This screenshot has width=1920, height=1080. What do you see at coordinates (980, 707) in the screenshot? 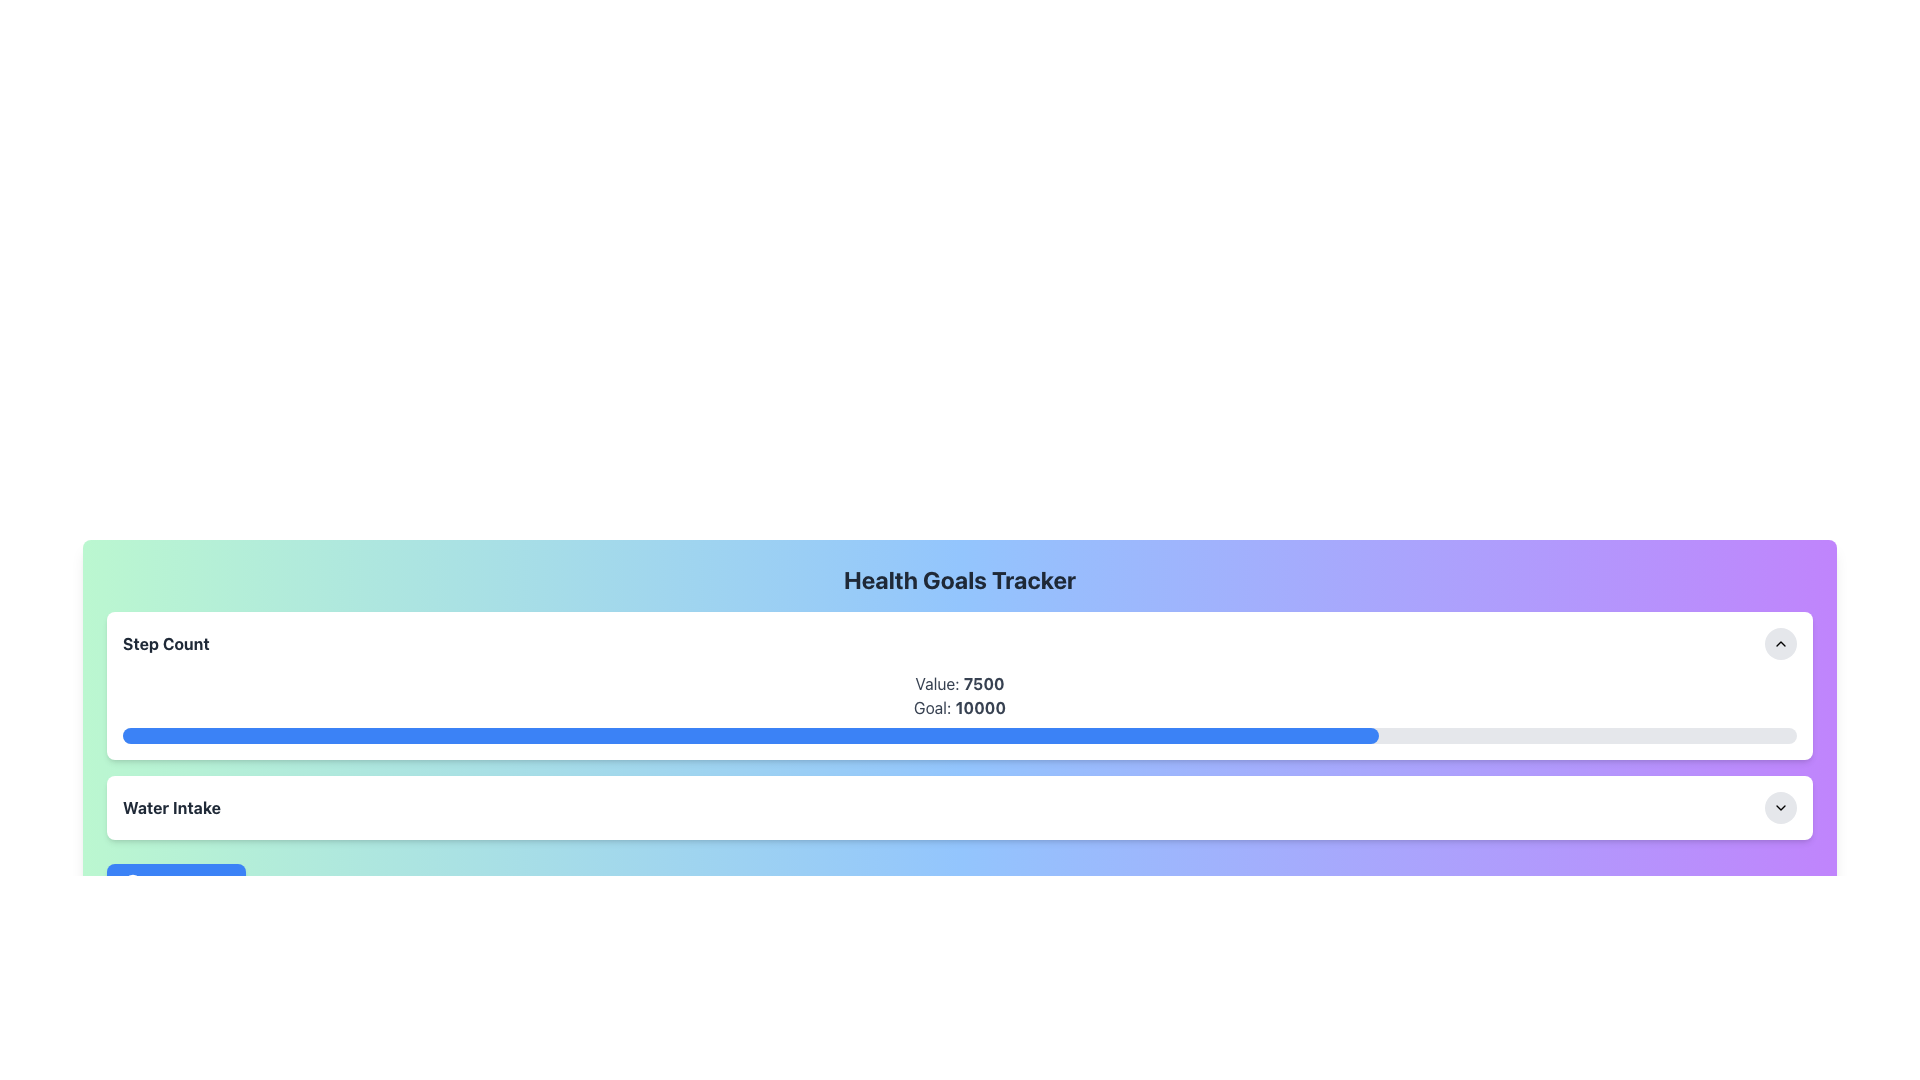
I see `the Static Text displaying '10000' in bold and dark color, which is located under the header 'Goal:' in the health tracking interface` at bounding box center [980, 707].